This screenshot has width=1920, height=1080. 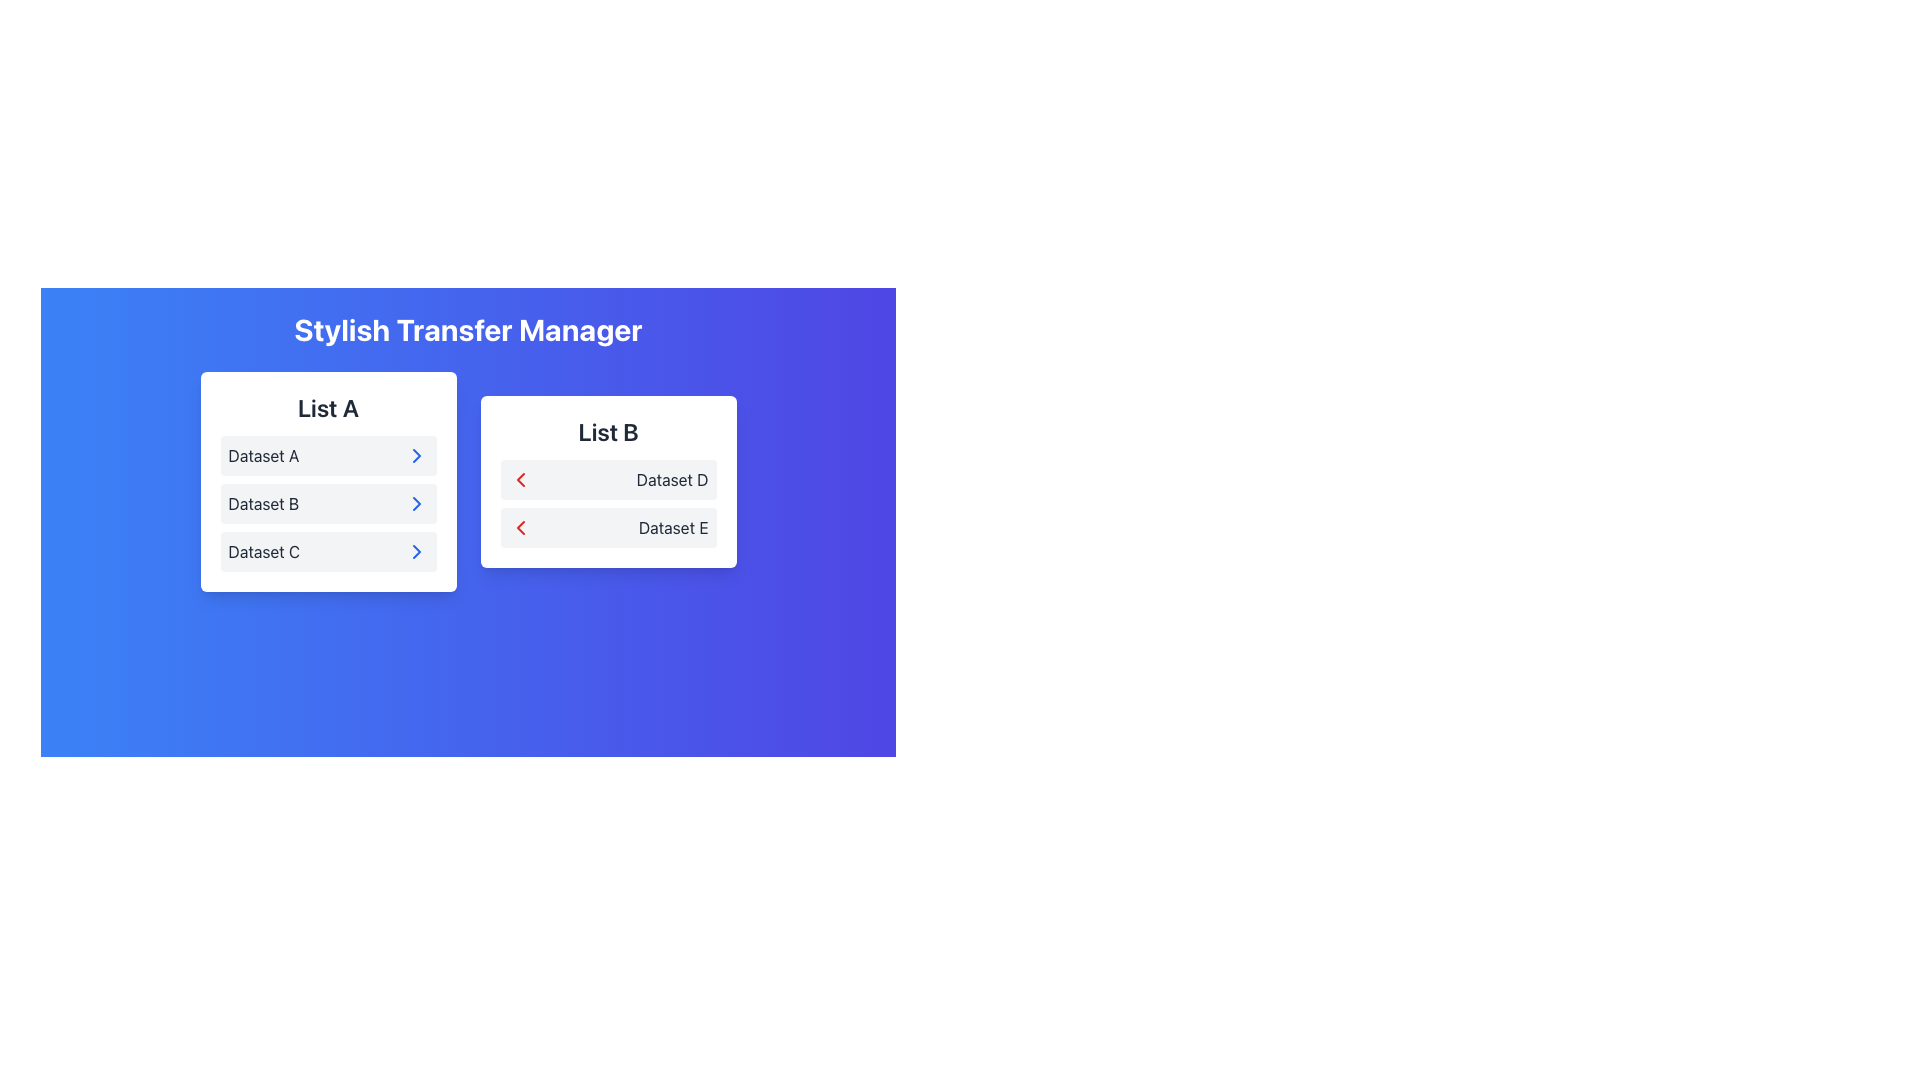 I want to click on text label for the first item in the list under 'List A', which is located in the left column of the interface, so click(x=263, y=455).